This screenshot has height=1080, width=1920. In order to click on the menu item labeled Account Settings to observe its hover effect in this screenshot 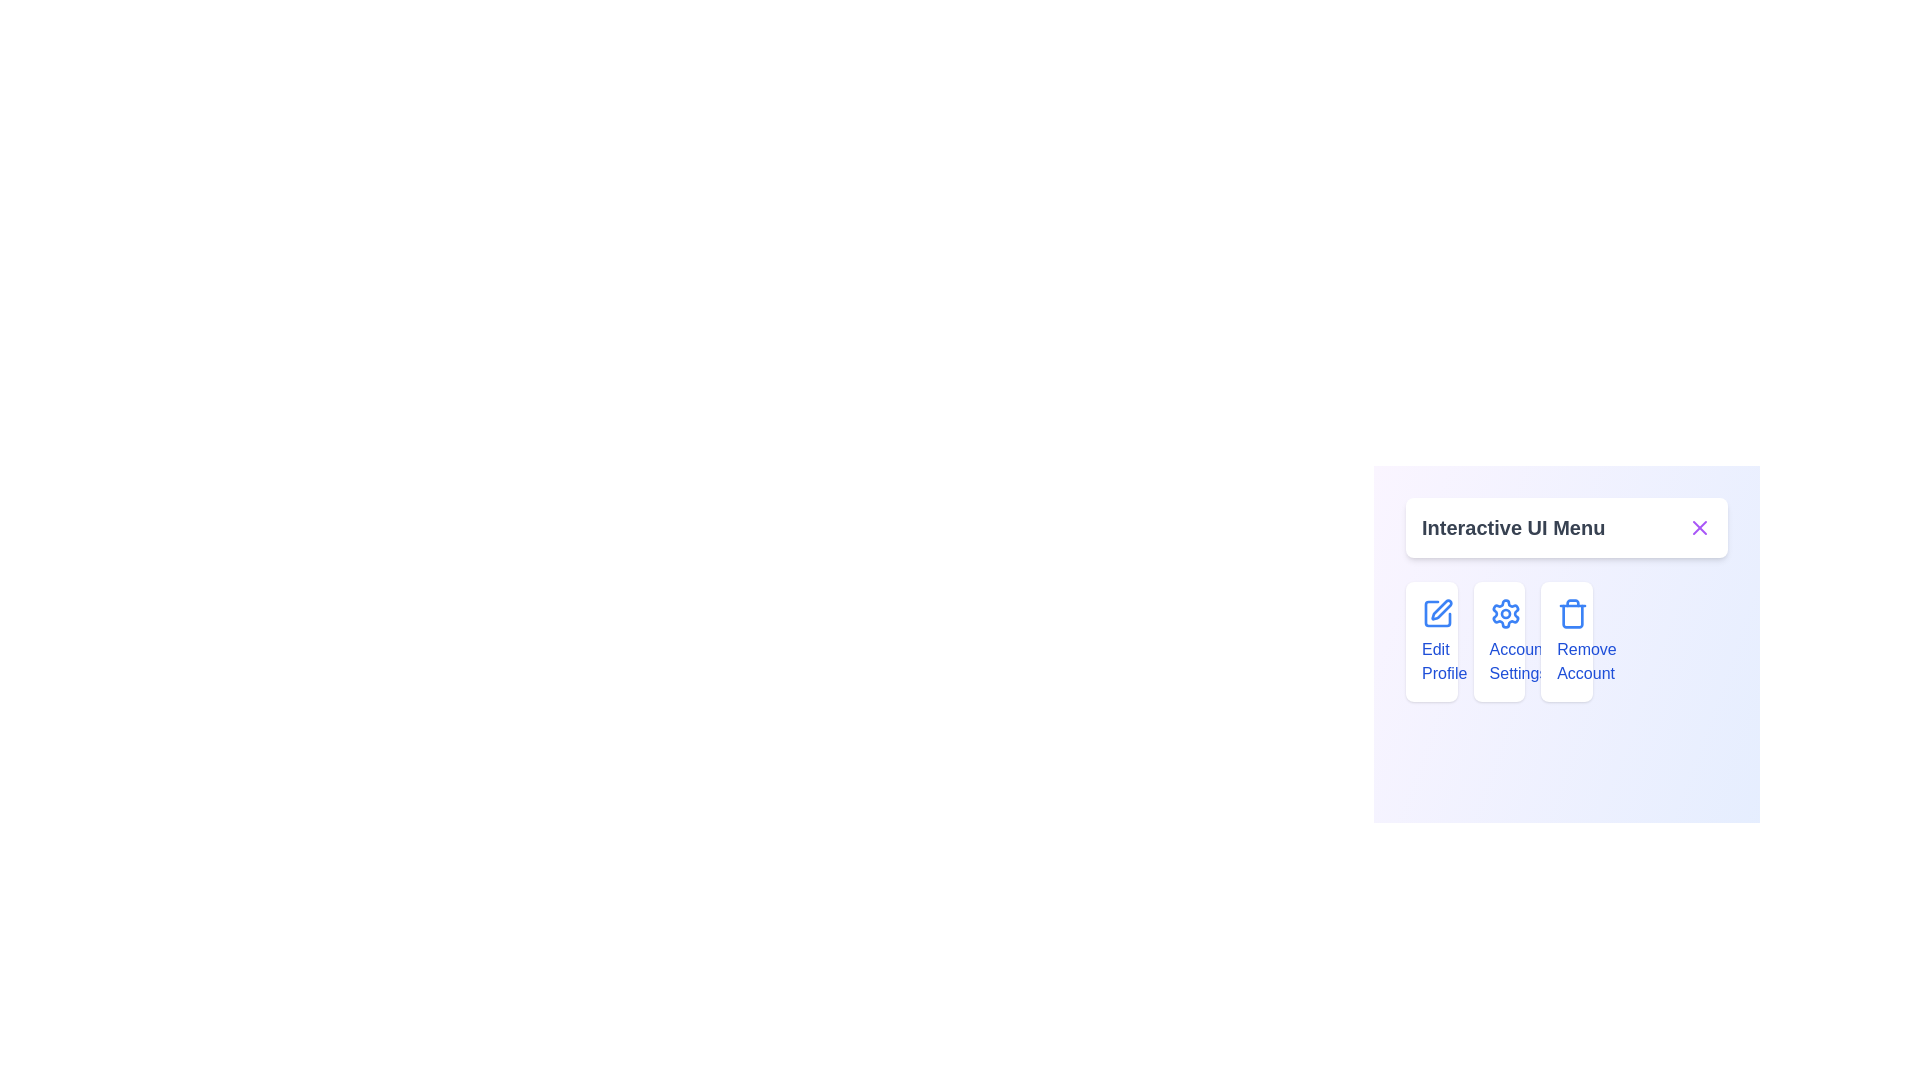, I will do `click(1499, 641)`.